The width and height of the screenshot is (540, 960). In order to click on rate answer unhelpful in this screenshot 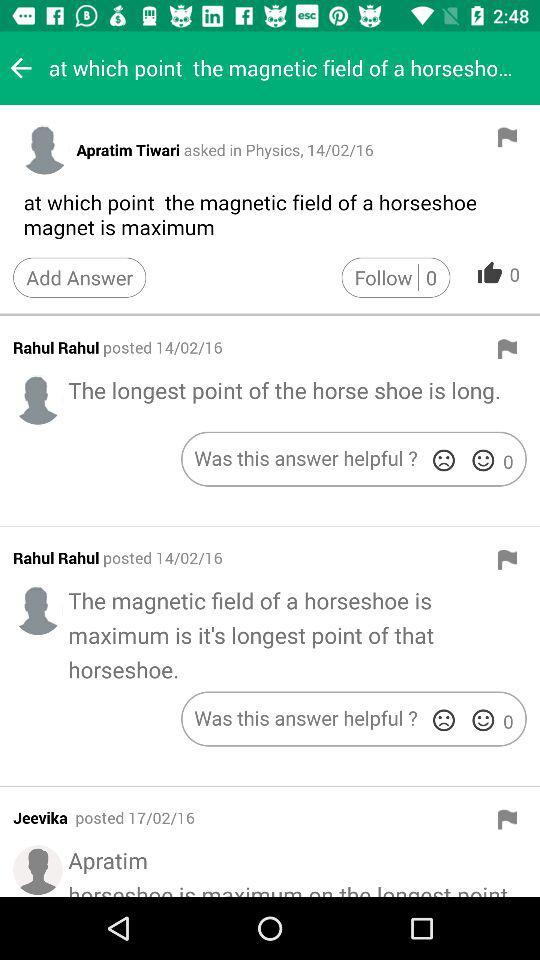, I will do `click(443, 460)`.